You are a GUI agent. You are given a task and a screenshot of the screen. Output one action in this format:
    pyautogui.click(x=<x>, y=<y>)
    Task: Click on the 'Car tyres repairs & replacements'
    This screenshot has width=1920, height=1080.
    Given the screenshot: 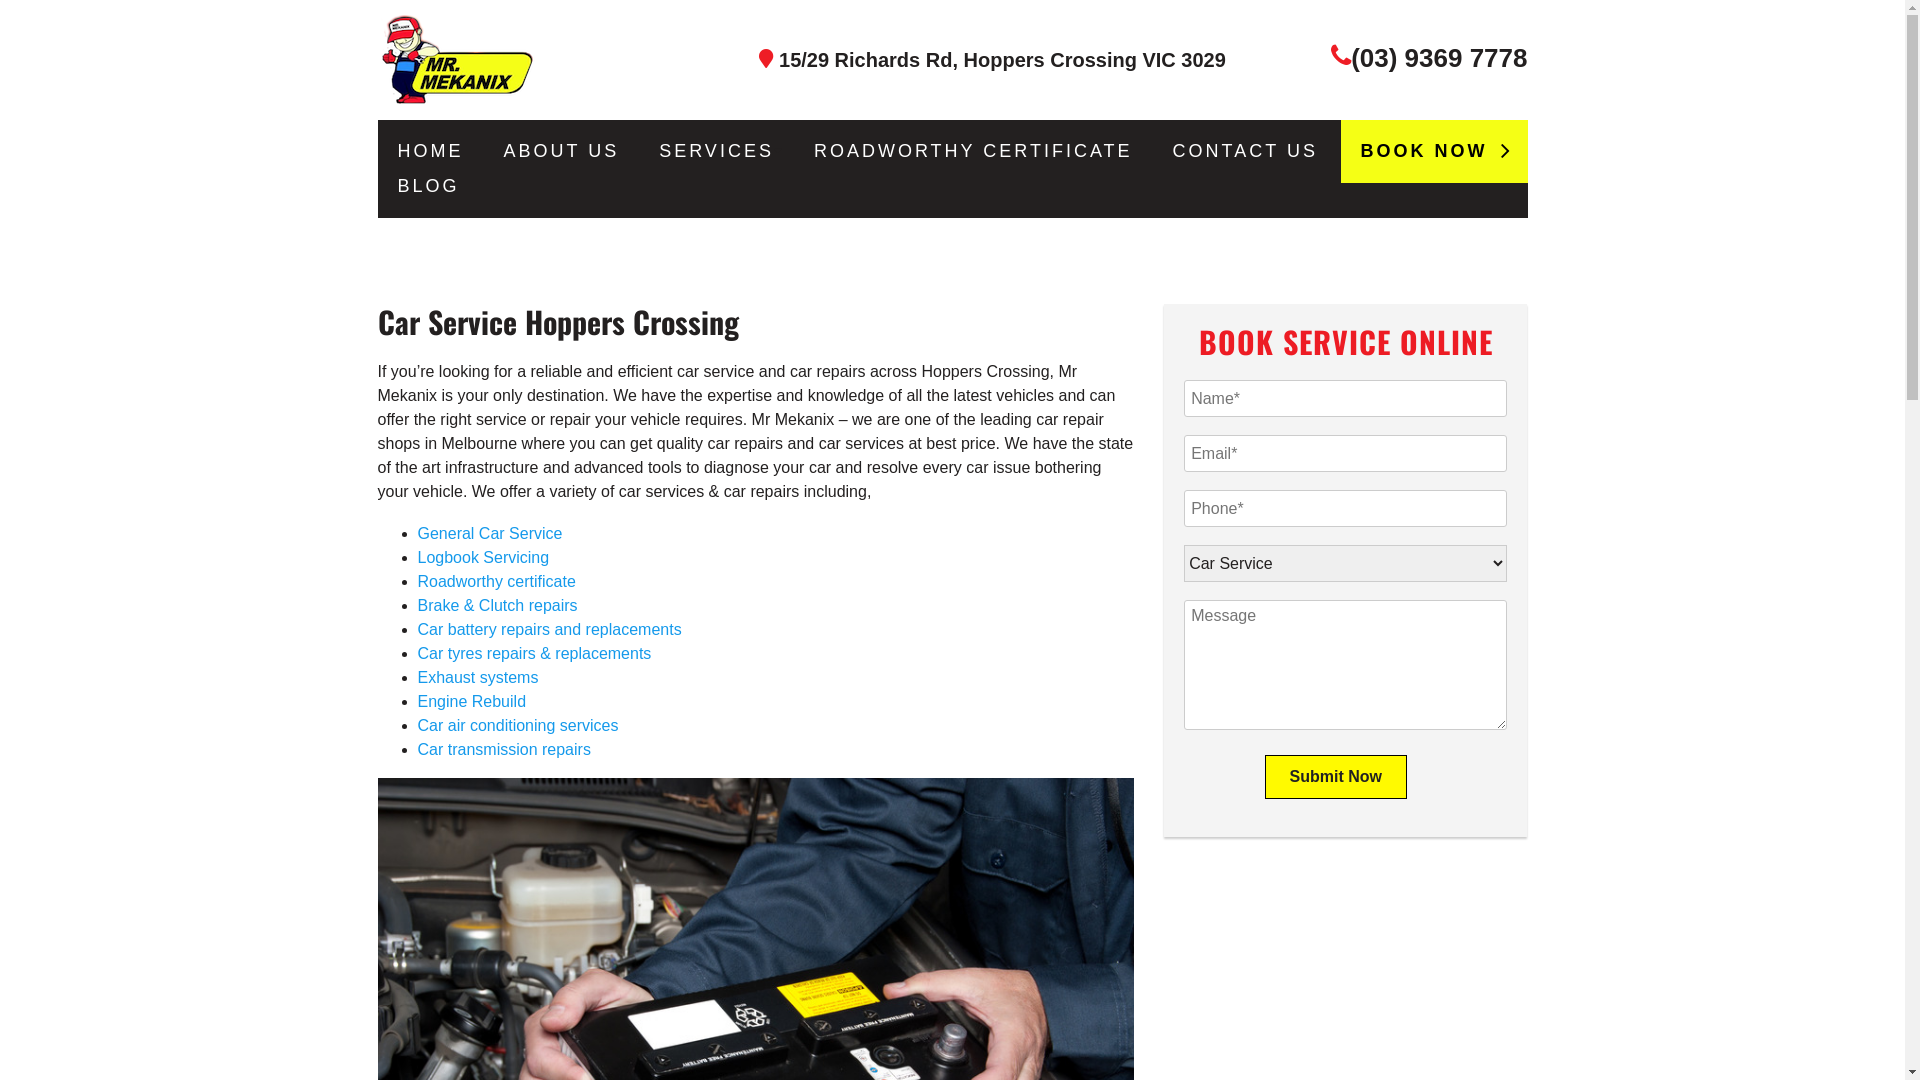 What is the action you would take?
    pyautogui.click(x=416, y=653)
    